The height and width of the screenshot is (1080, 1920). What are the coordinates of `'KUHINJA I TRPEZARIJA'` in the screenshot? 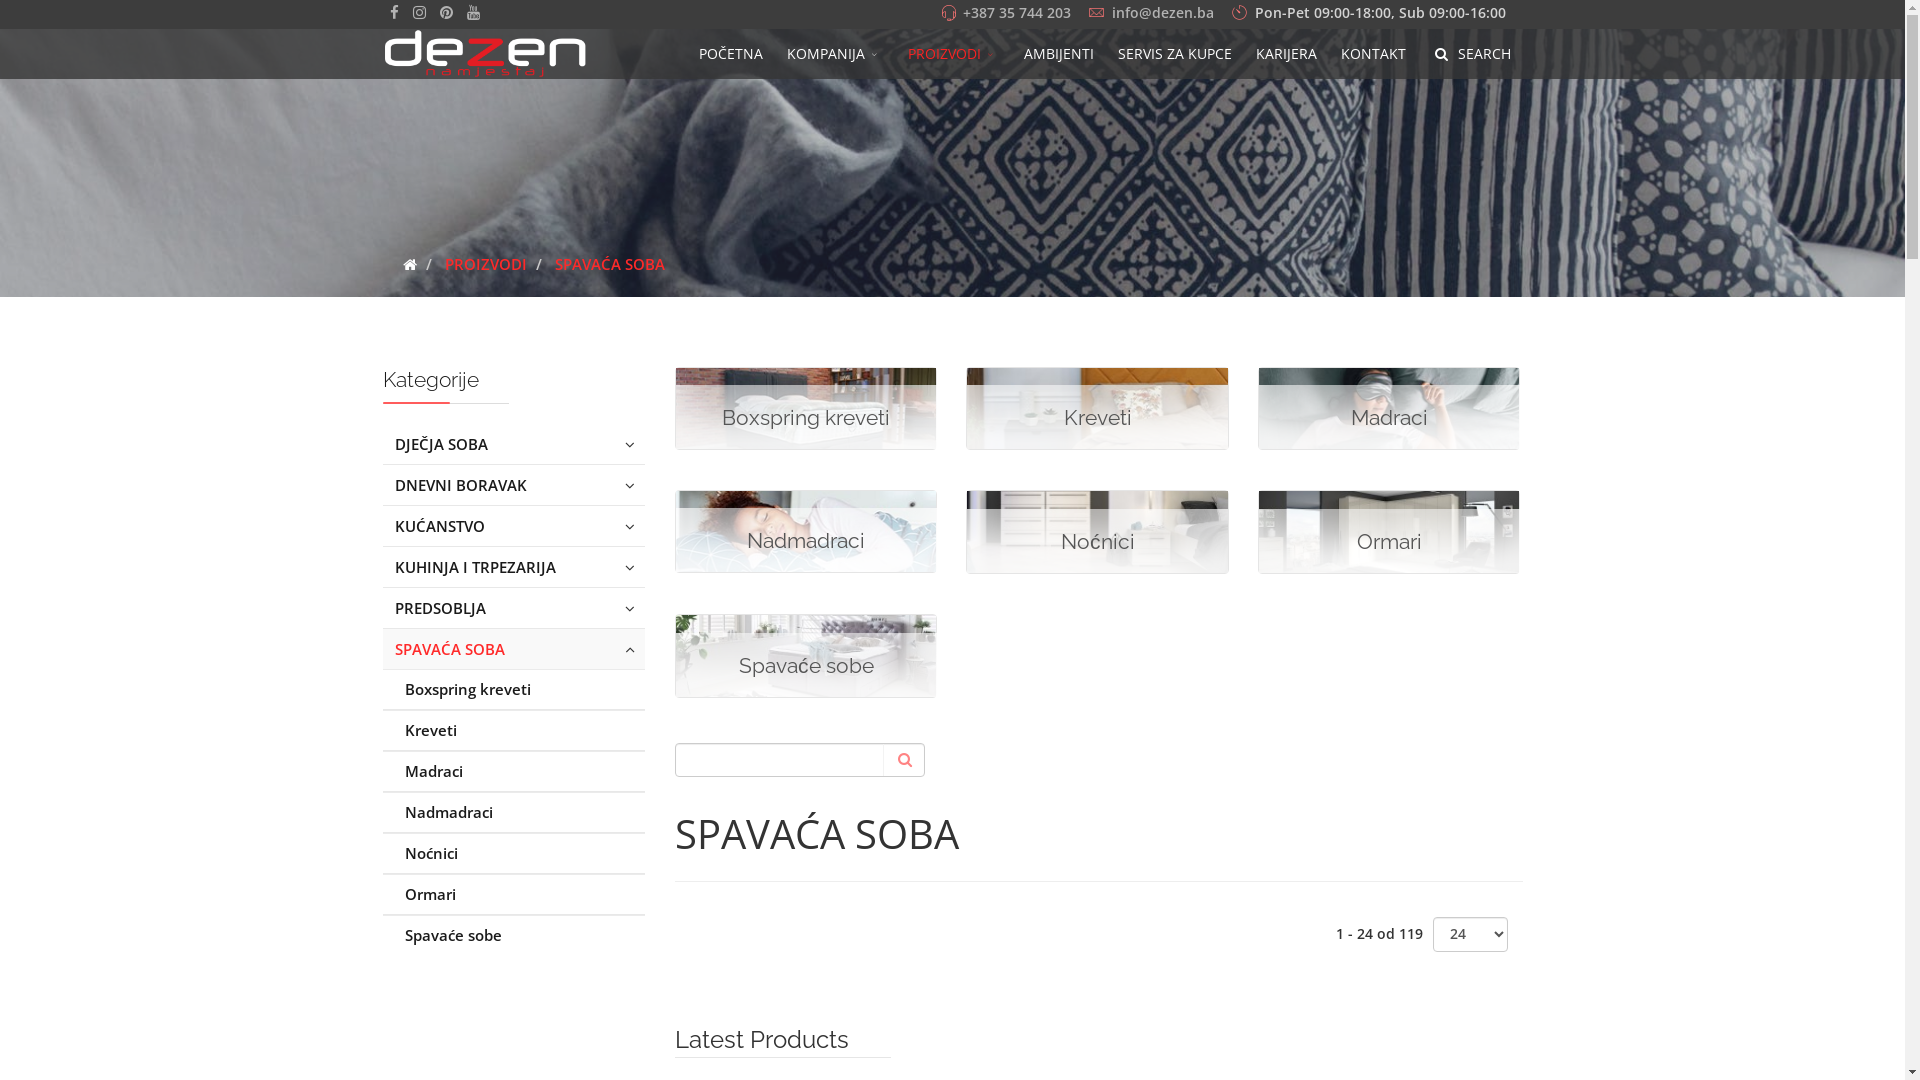 It's located at (513, 567).